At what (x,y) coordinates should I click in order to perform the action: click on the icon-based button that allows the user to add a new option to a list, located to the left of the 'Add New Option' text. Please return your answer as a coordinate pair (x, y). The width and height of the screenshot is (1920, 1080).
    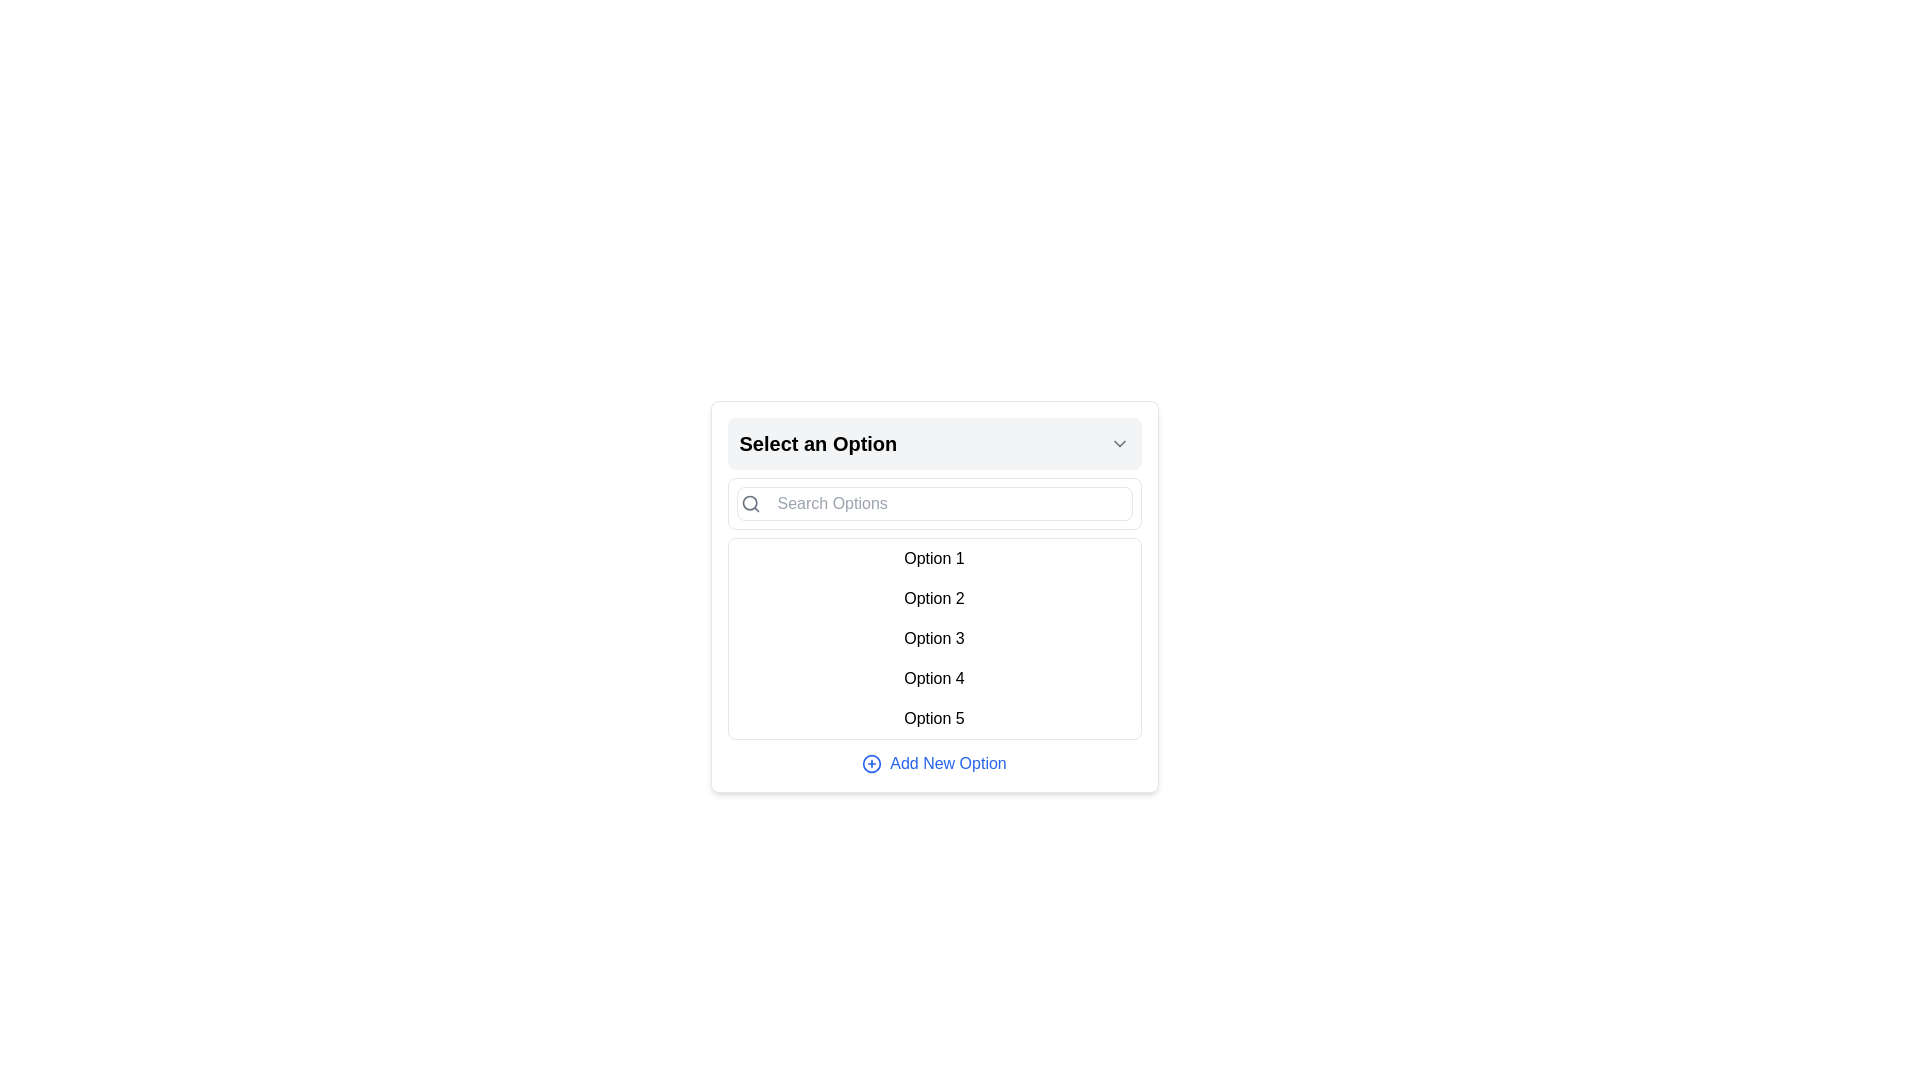
    Looking at the image, I should click on (872, 763).